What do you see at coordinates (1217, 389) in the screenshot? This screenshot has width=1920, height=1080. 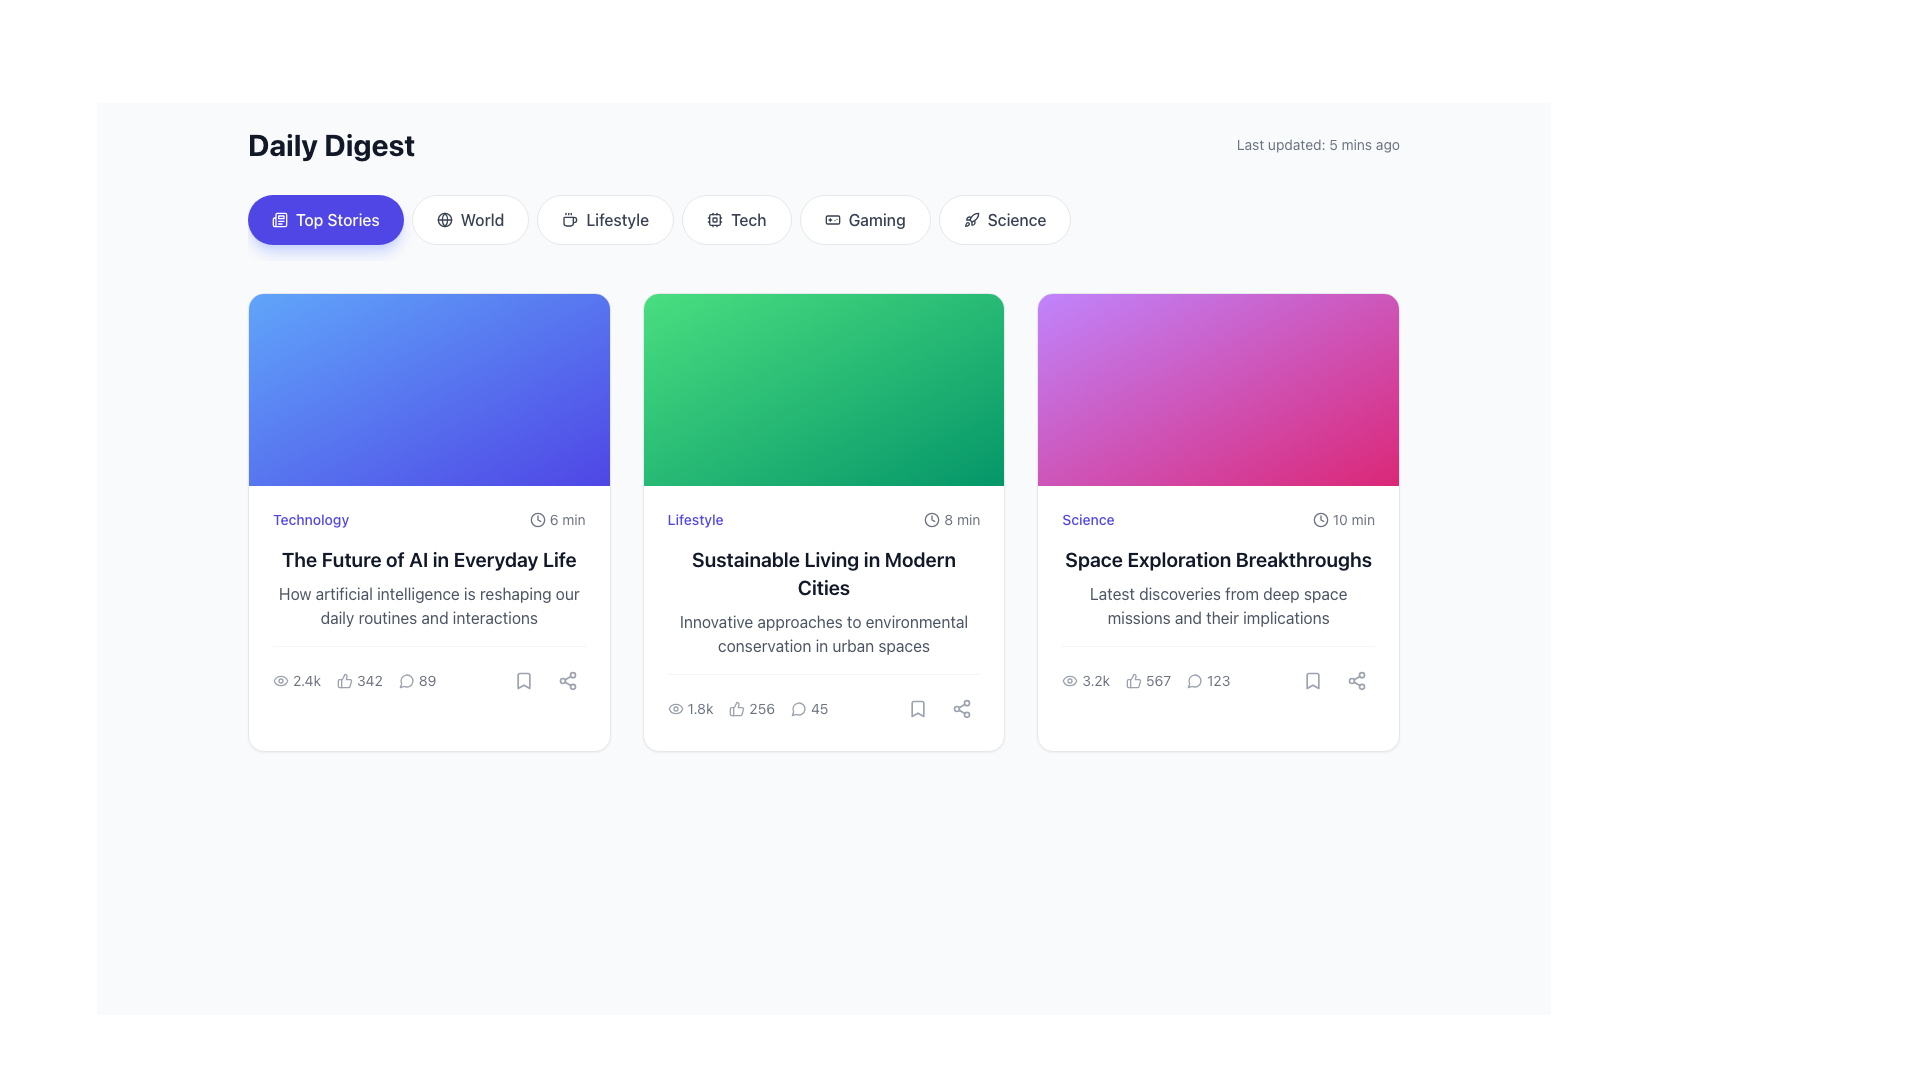 I see `the decorative gradient background element located at the top of the third card, which enhances visual emphasis and differentiates the cards` at bounding box center [1217, 389].